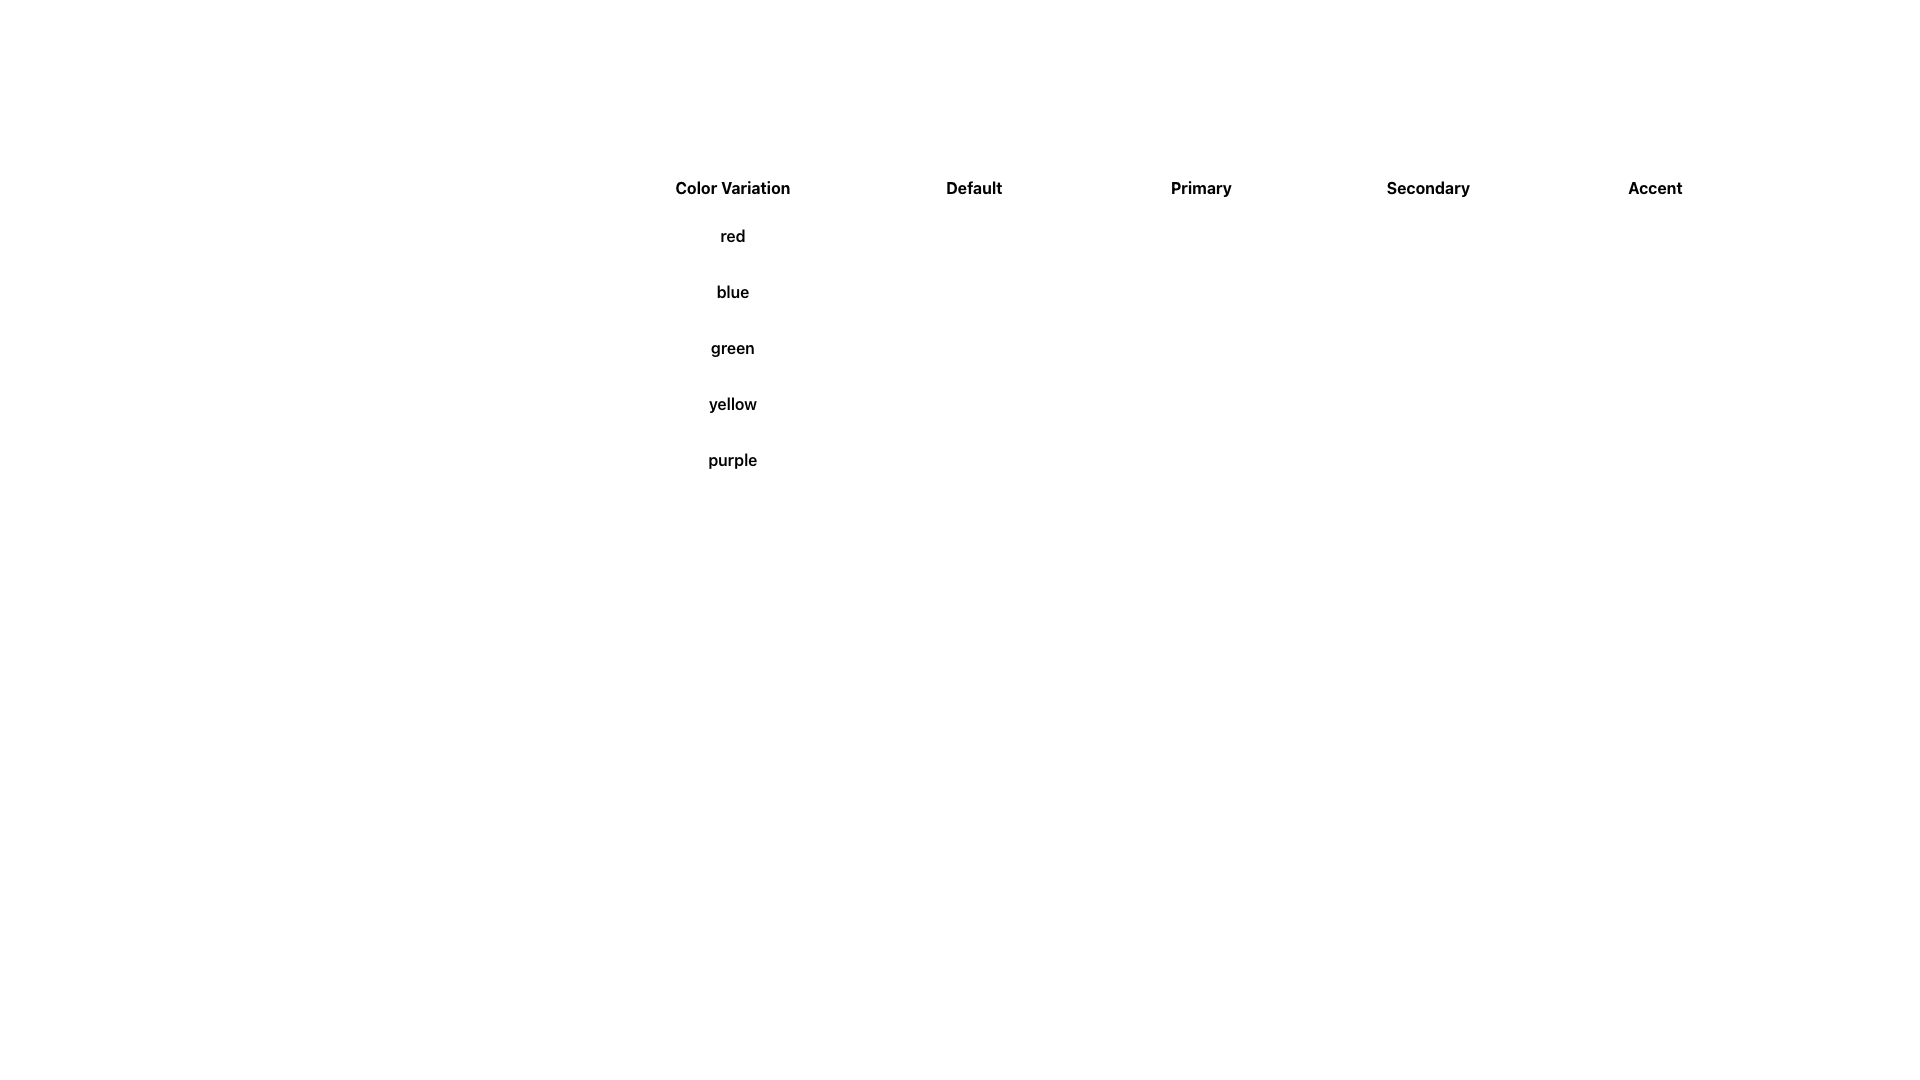 The height and width of the screenshot is (1080, 1920). What do you see at coordinates (1200, 404) in the screenshot?
I see `the fourth button in the Primary column` at bounding box center [1200, 404].